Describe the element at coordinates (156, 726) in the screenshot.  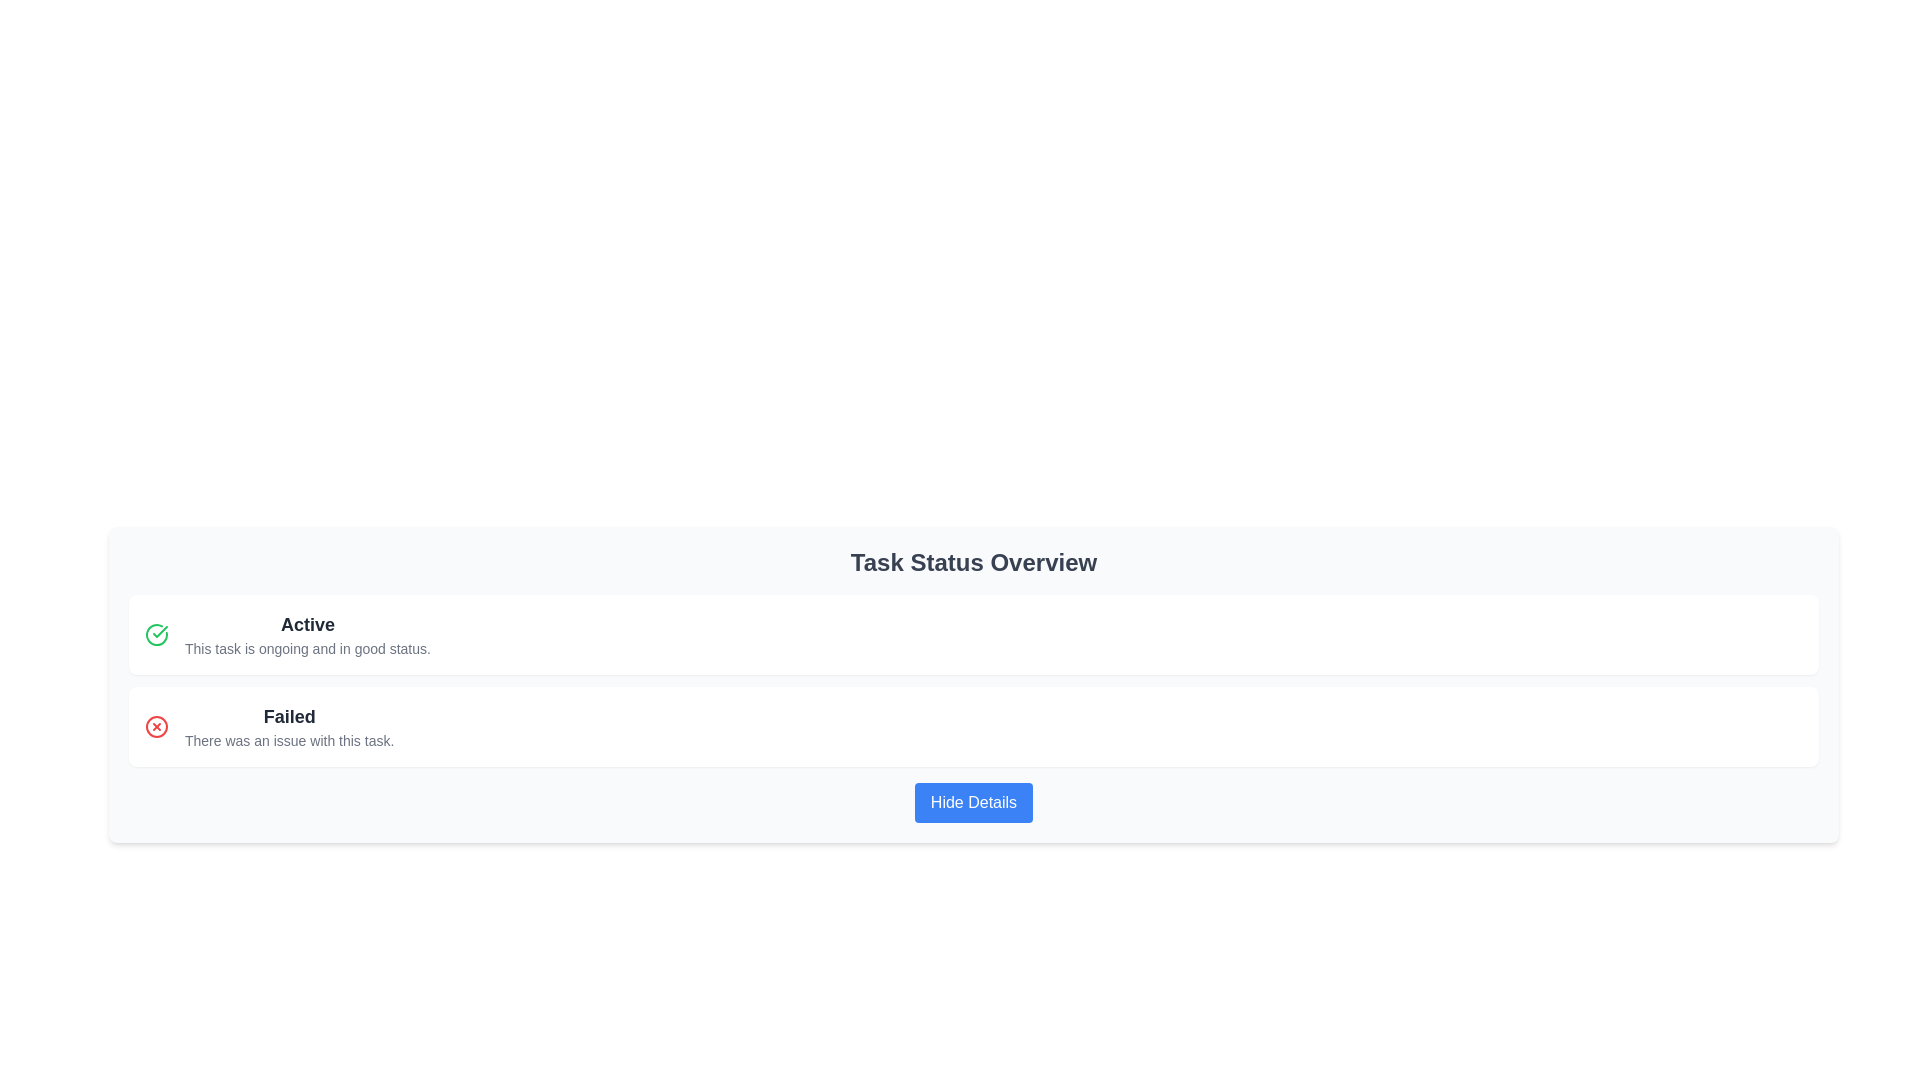
I see `the red circular SVG graphic with a cross that indicates a failed status in the 'Task Status Overview' section, located near the text 'Failed'` at that location.